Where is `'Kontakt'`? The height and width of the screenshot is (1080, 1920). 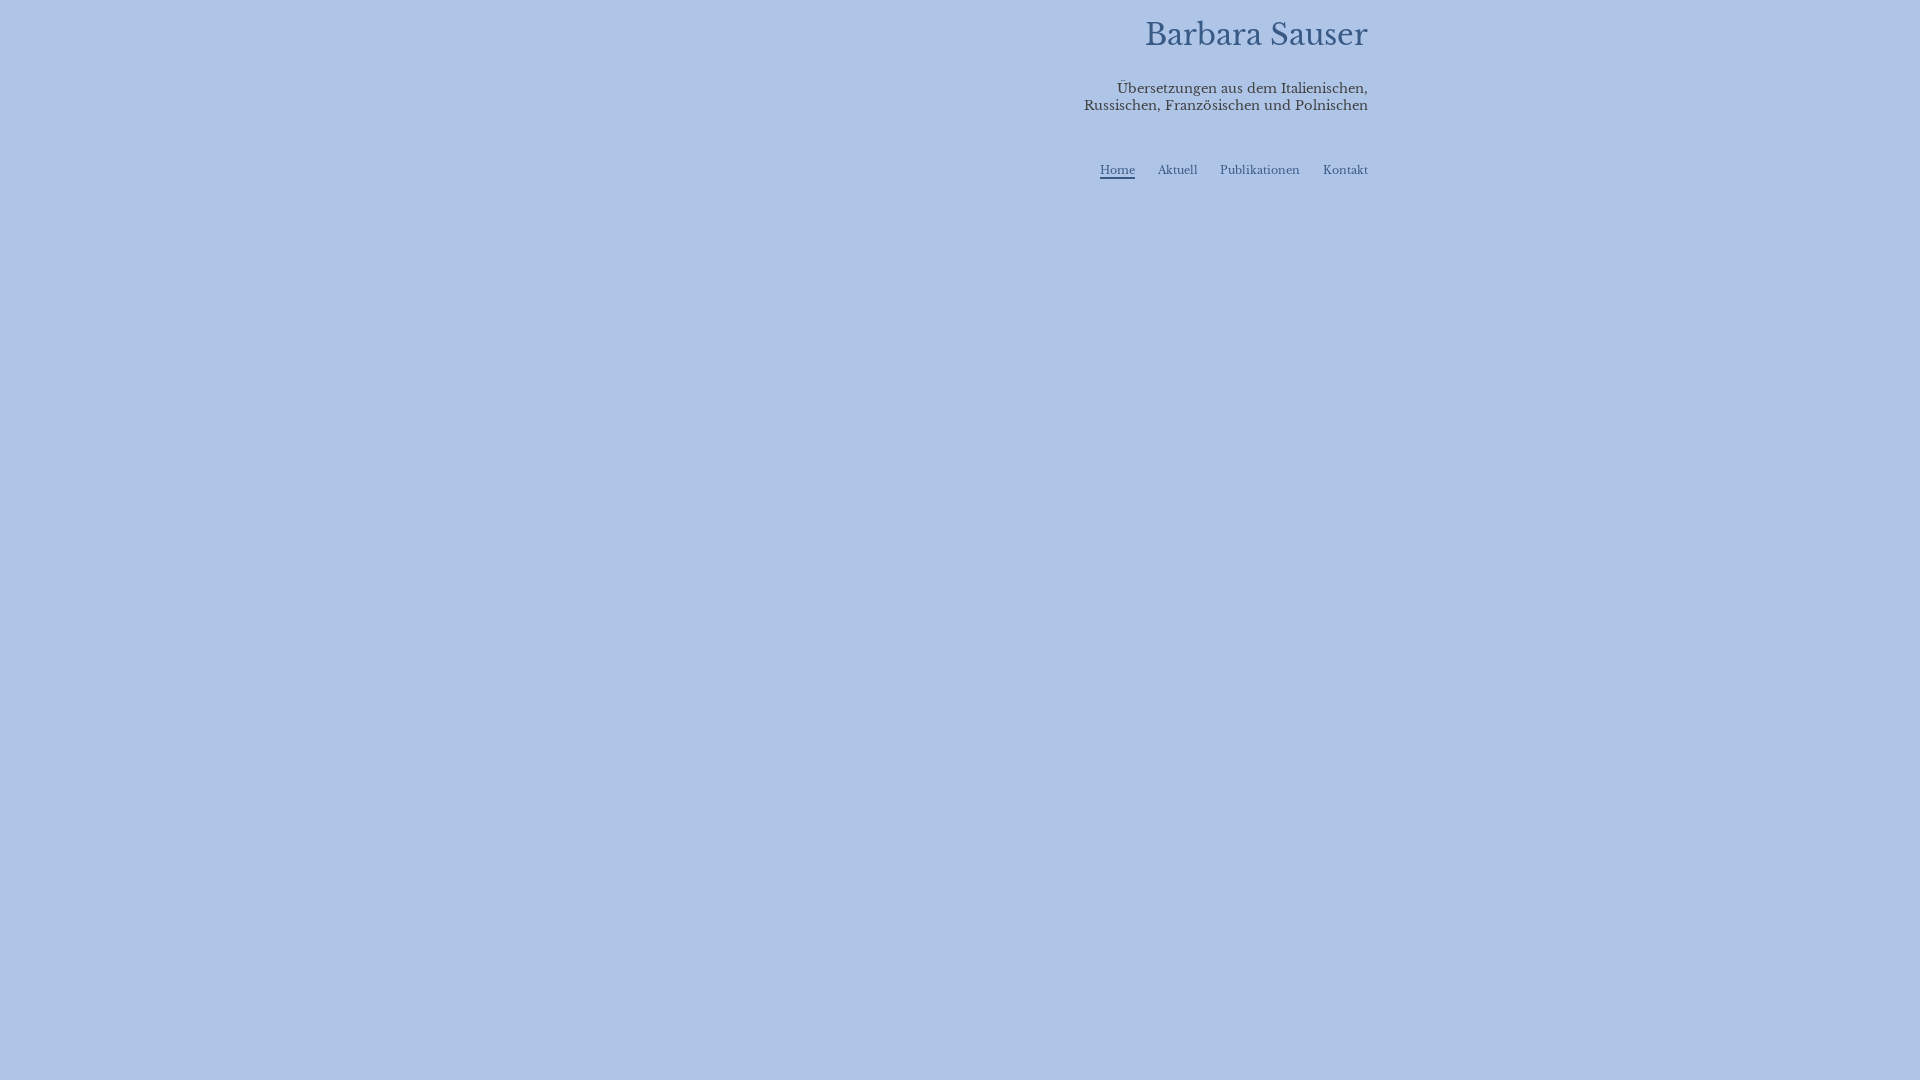
'Kontakt' is located at coordinates (1345, 168).